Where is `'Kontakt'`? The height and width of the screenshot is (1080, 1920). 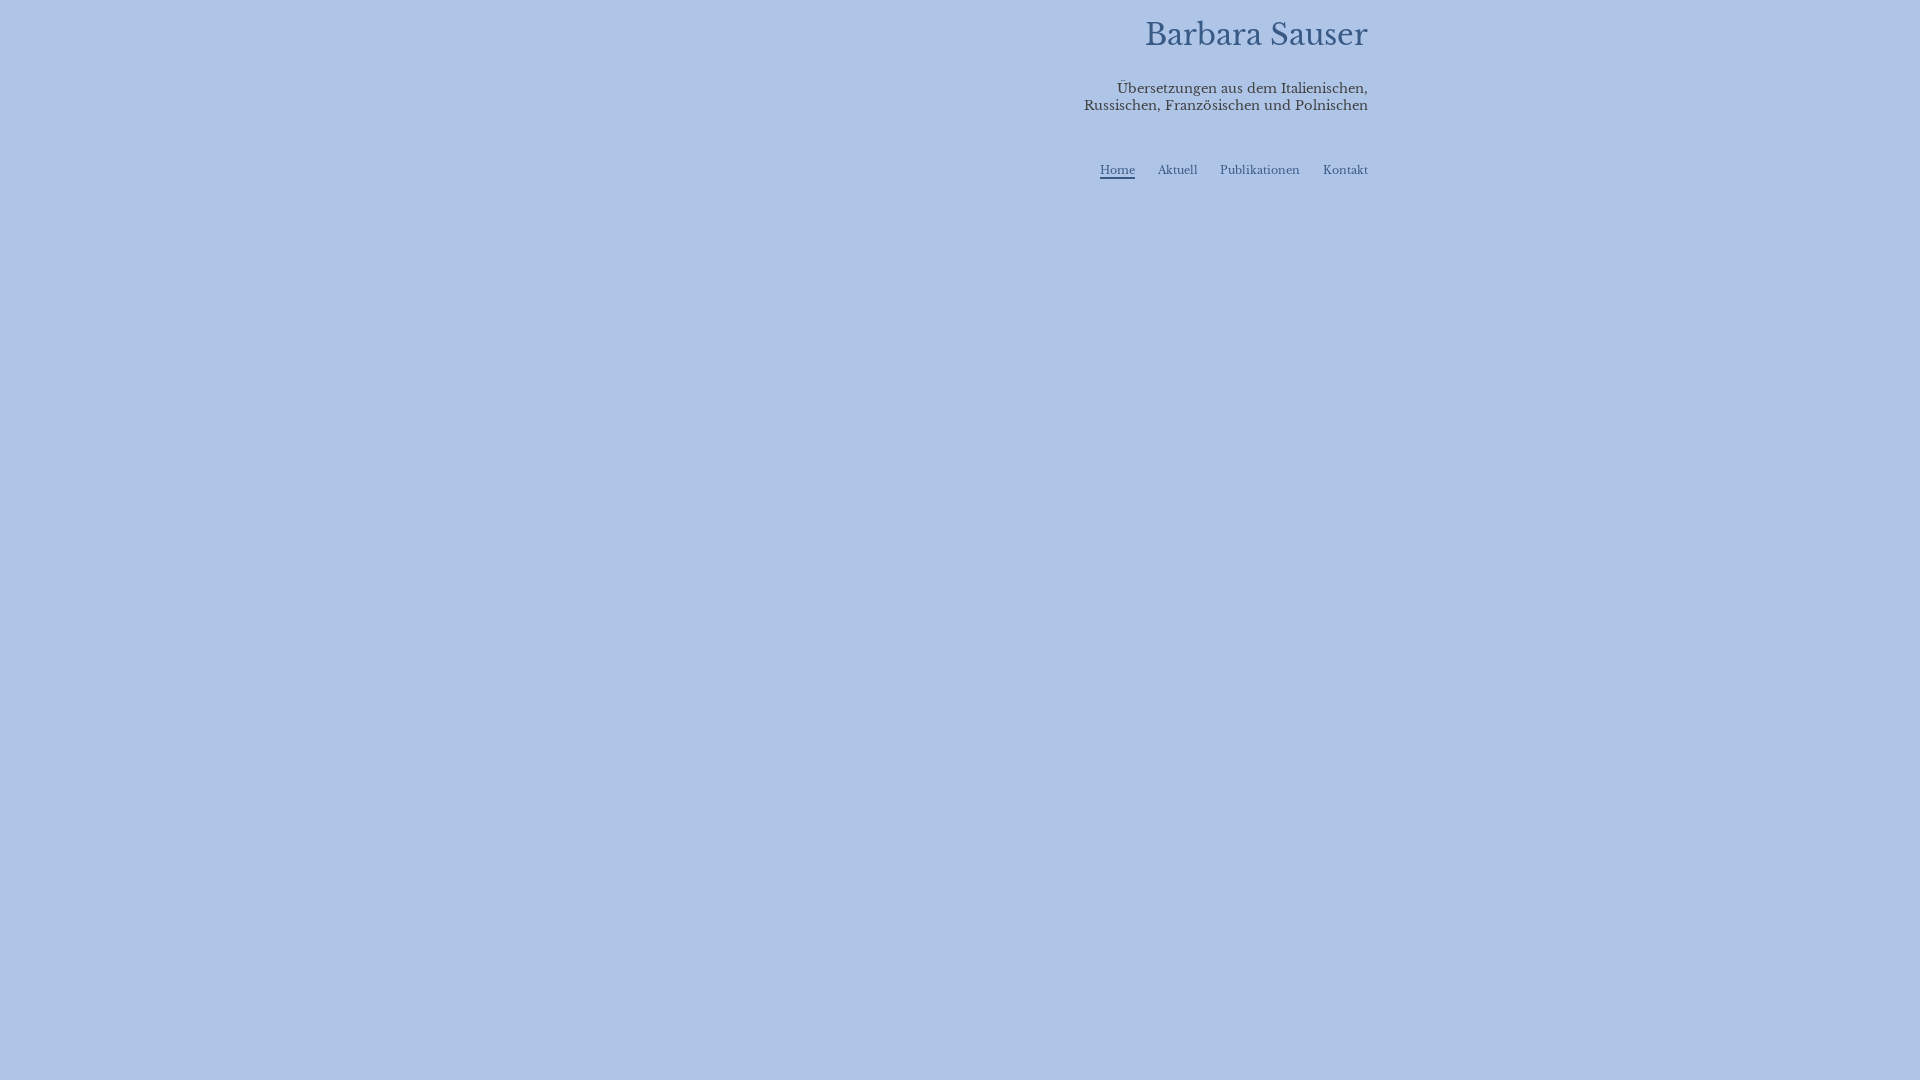
'Kontakt' is located at coordinates (1345, 168).